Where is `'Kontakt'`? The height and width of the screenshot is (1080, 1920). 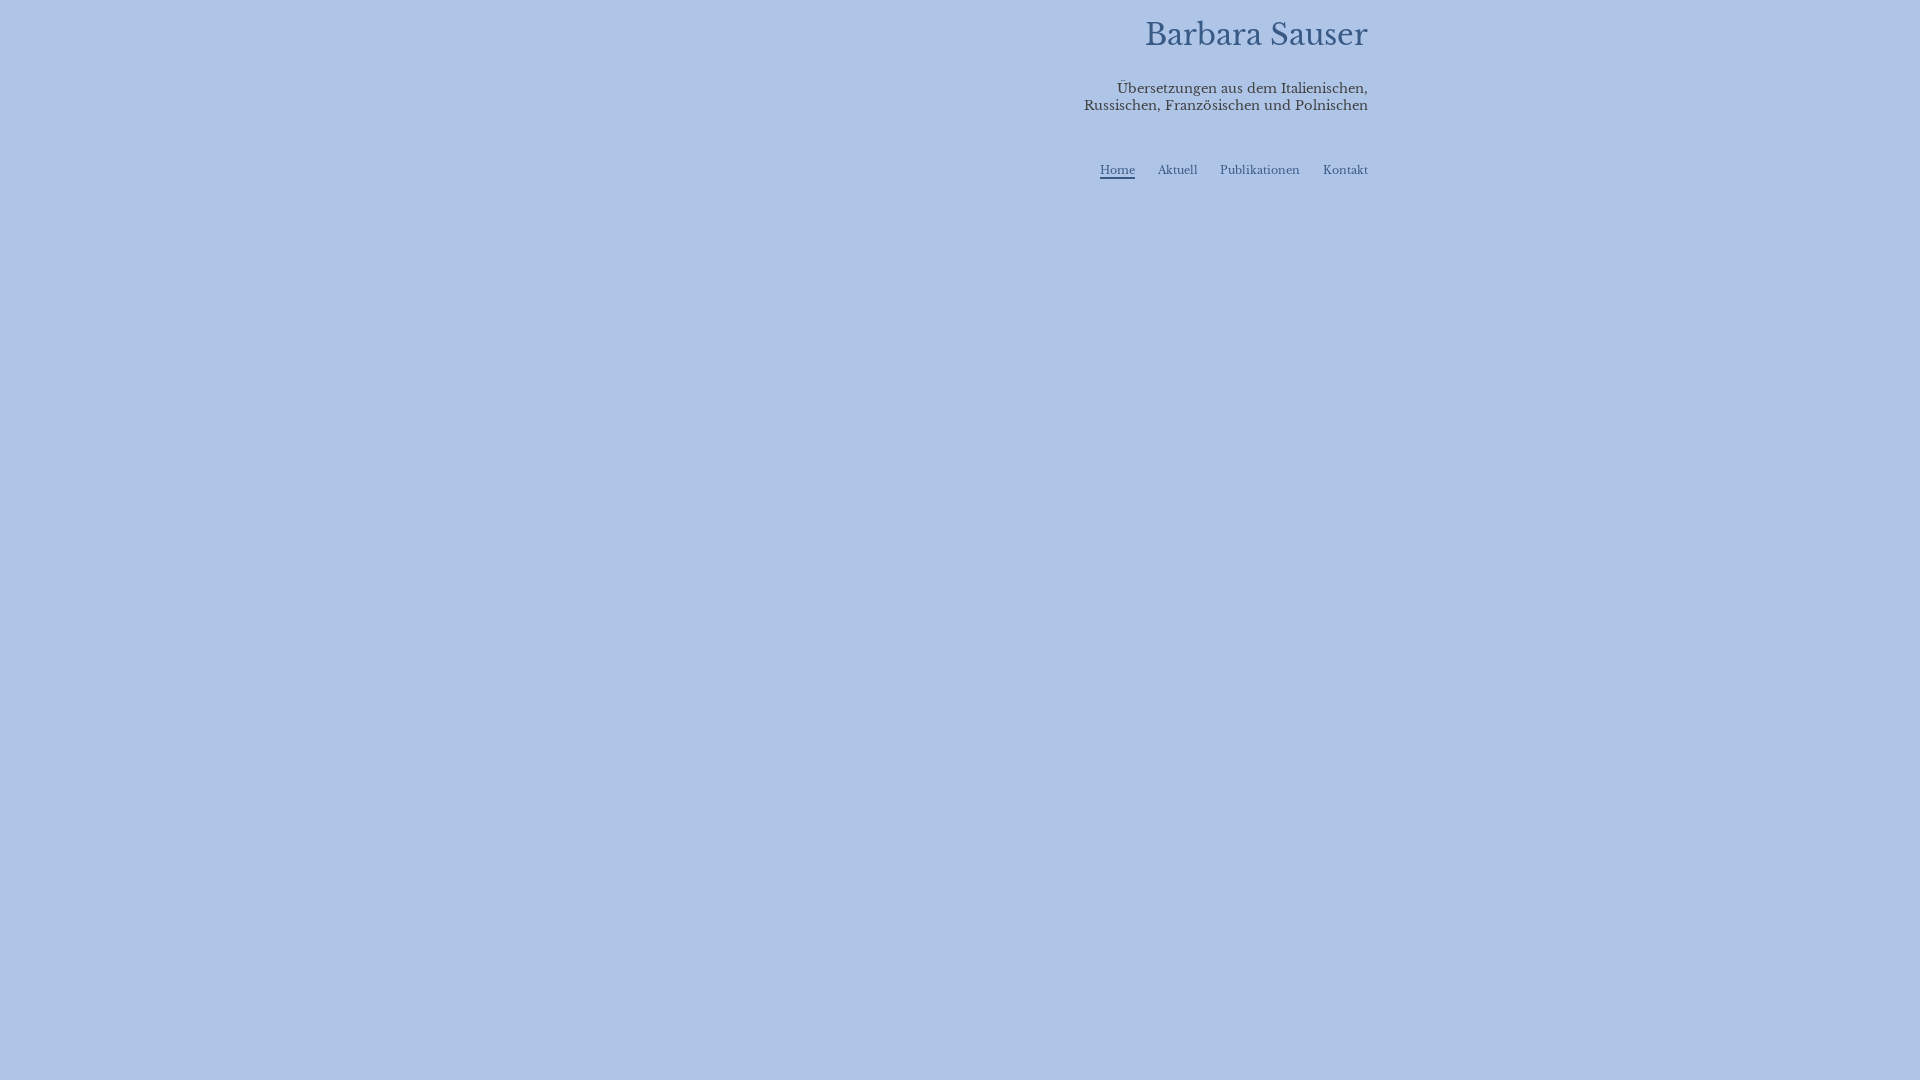
'Kontakt' is located at coordinates (1345, 168).